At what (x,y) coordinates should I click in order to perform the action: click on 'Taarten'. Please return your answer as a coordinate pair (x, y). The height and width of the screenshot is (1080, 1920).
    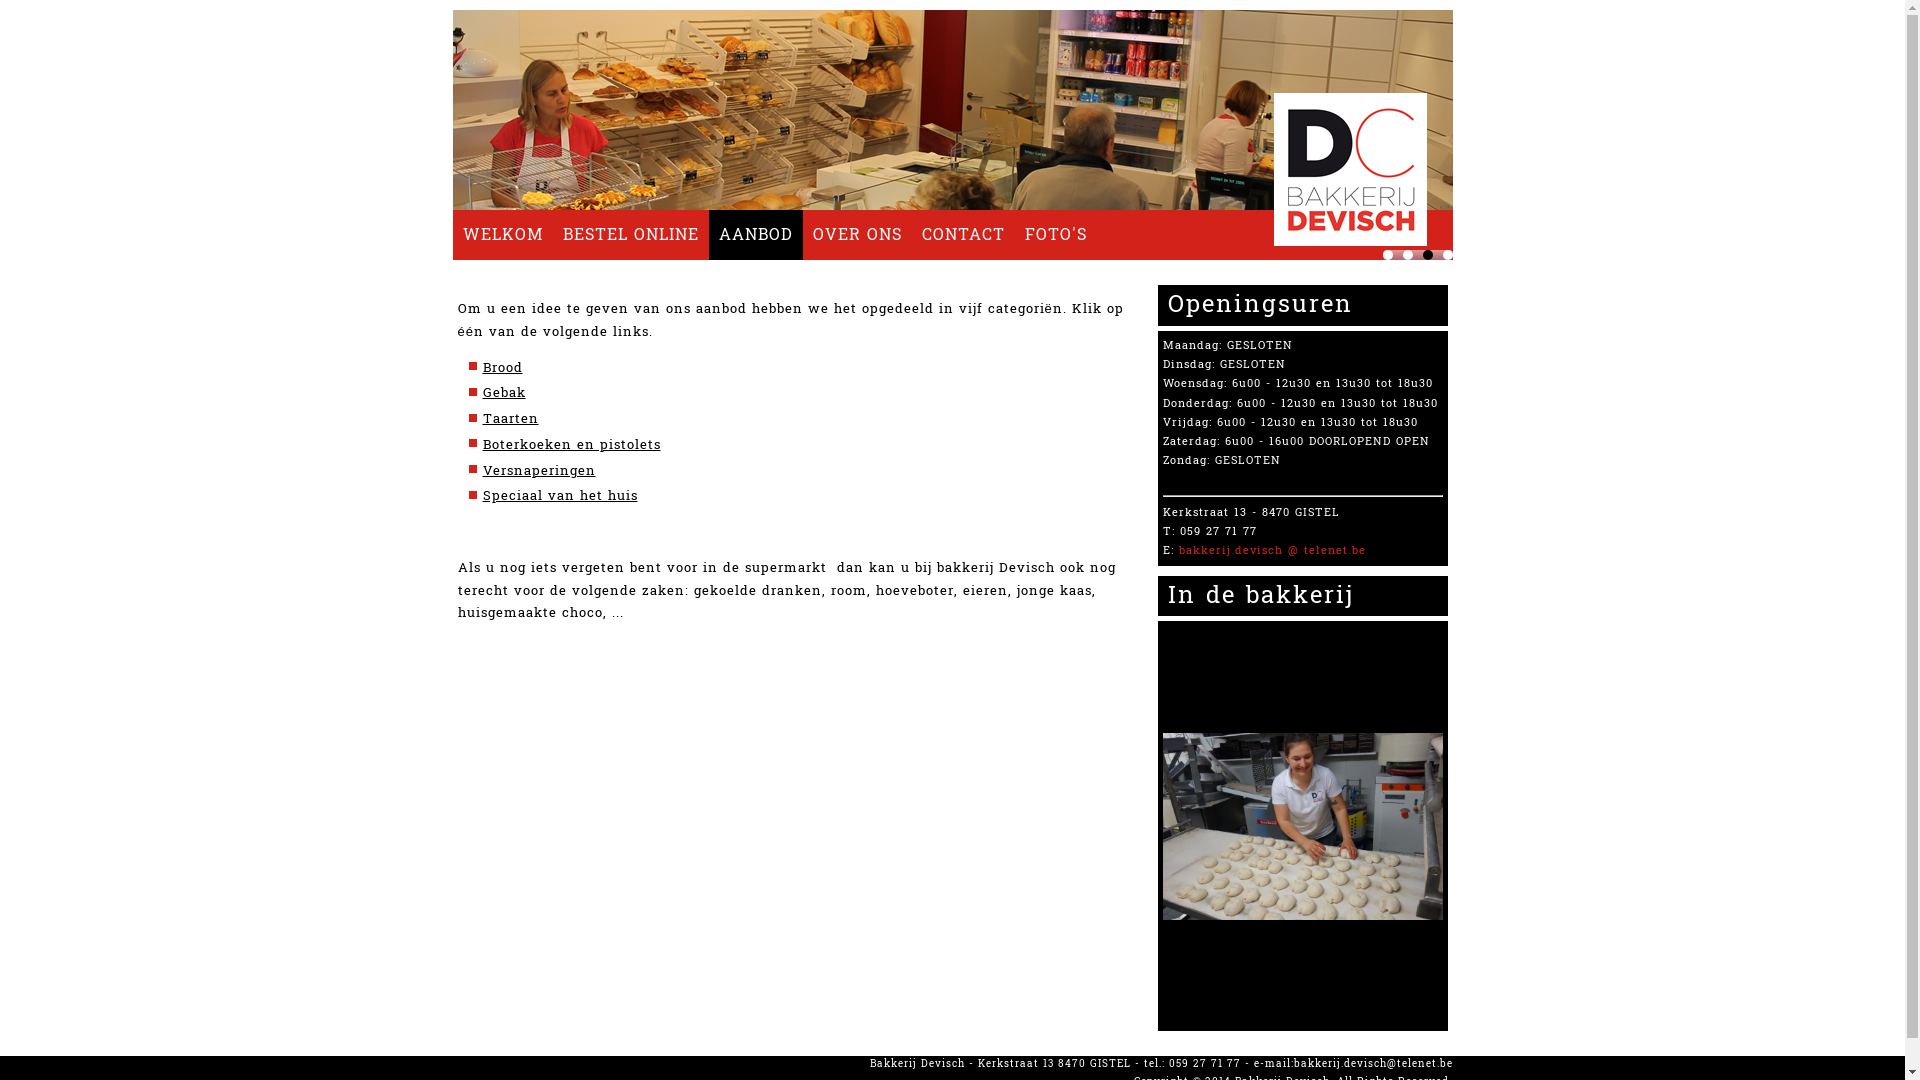
    Looking at the image, I should click on (509, 418).